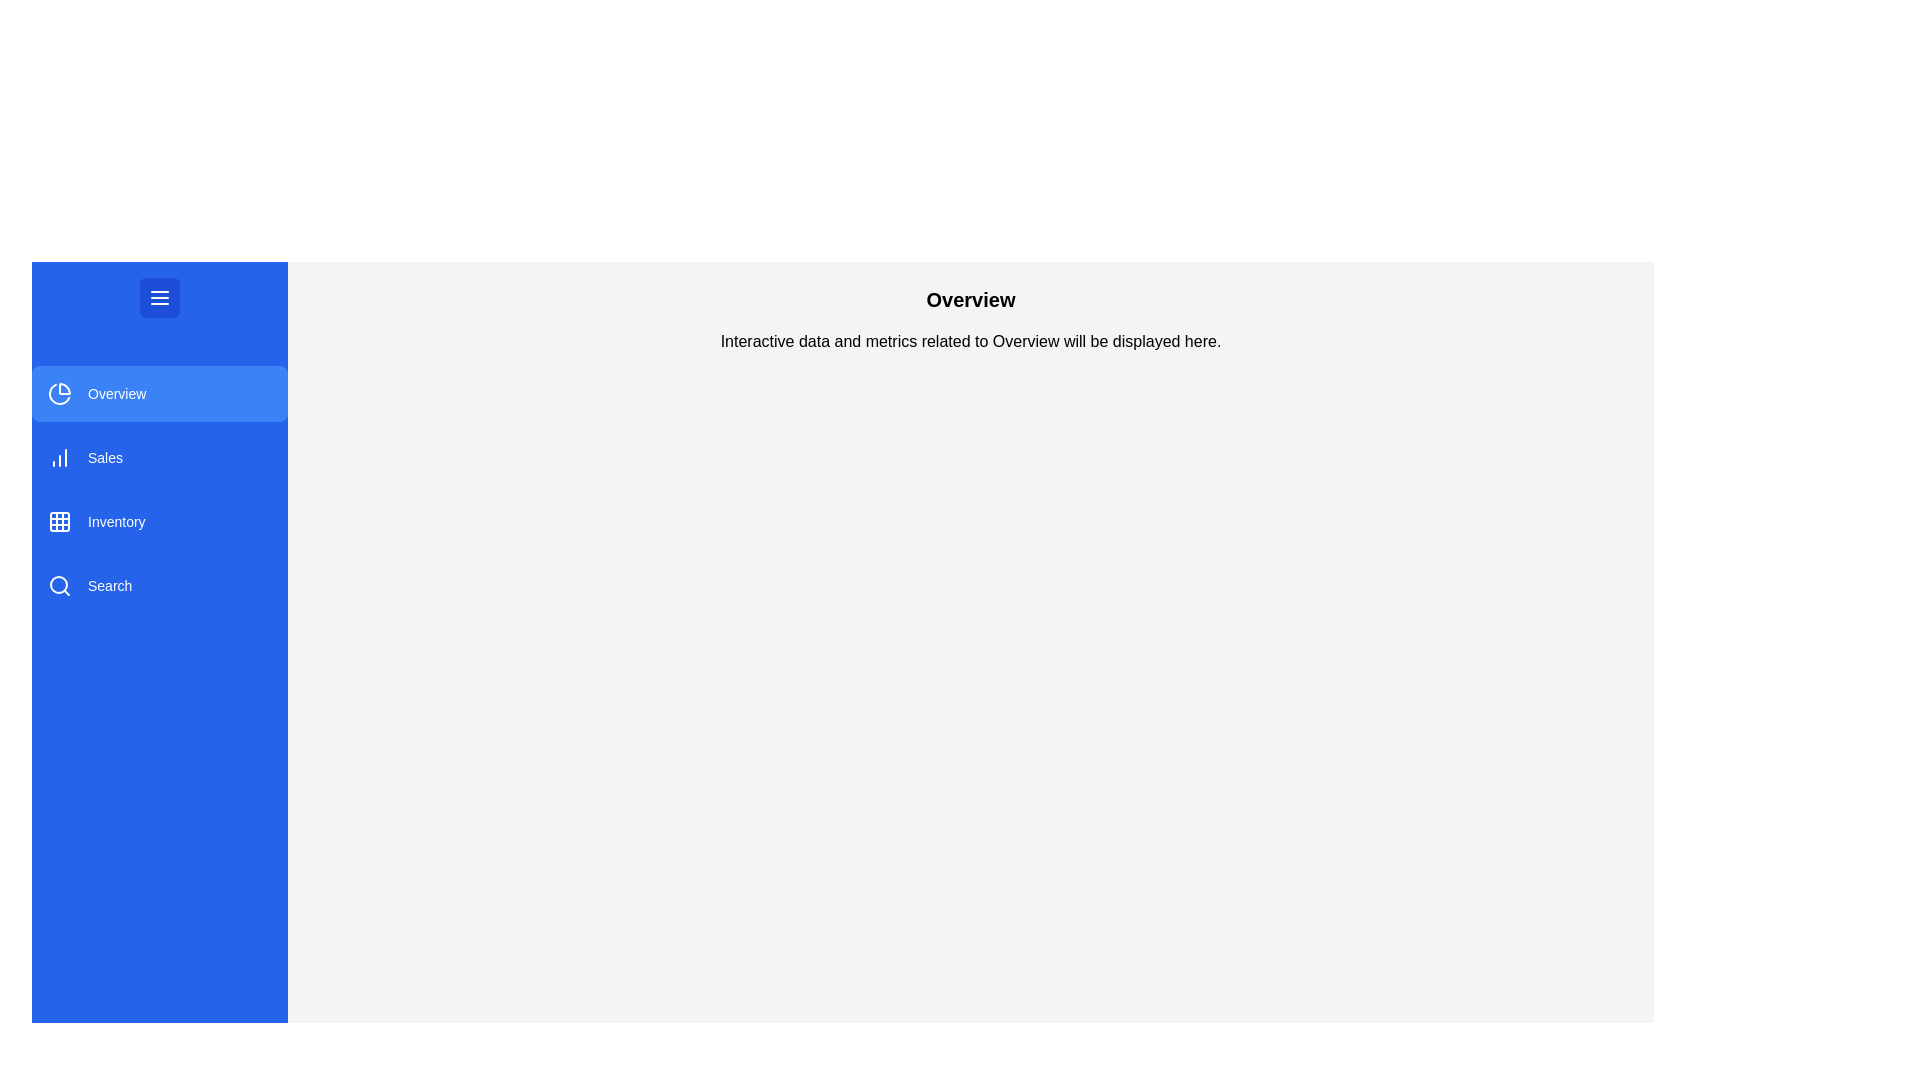 This screenshot has width=1920, height=1080. I want to click on the module Sales from the sidebar menu, so click(158, 458).